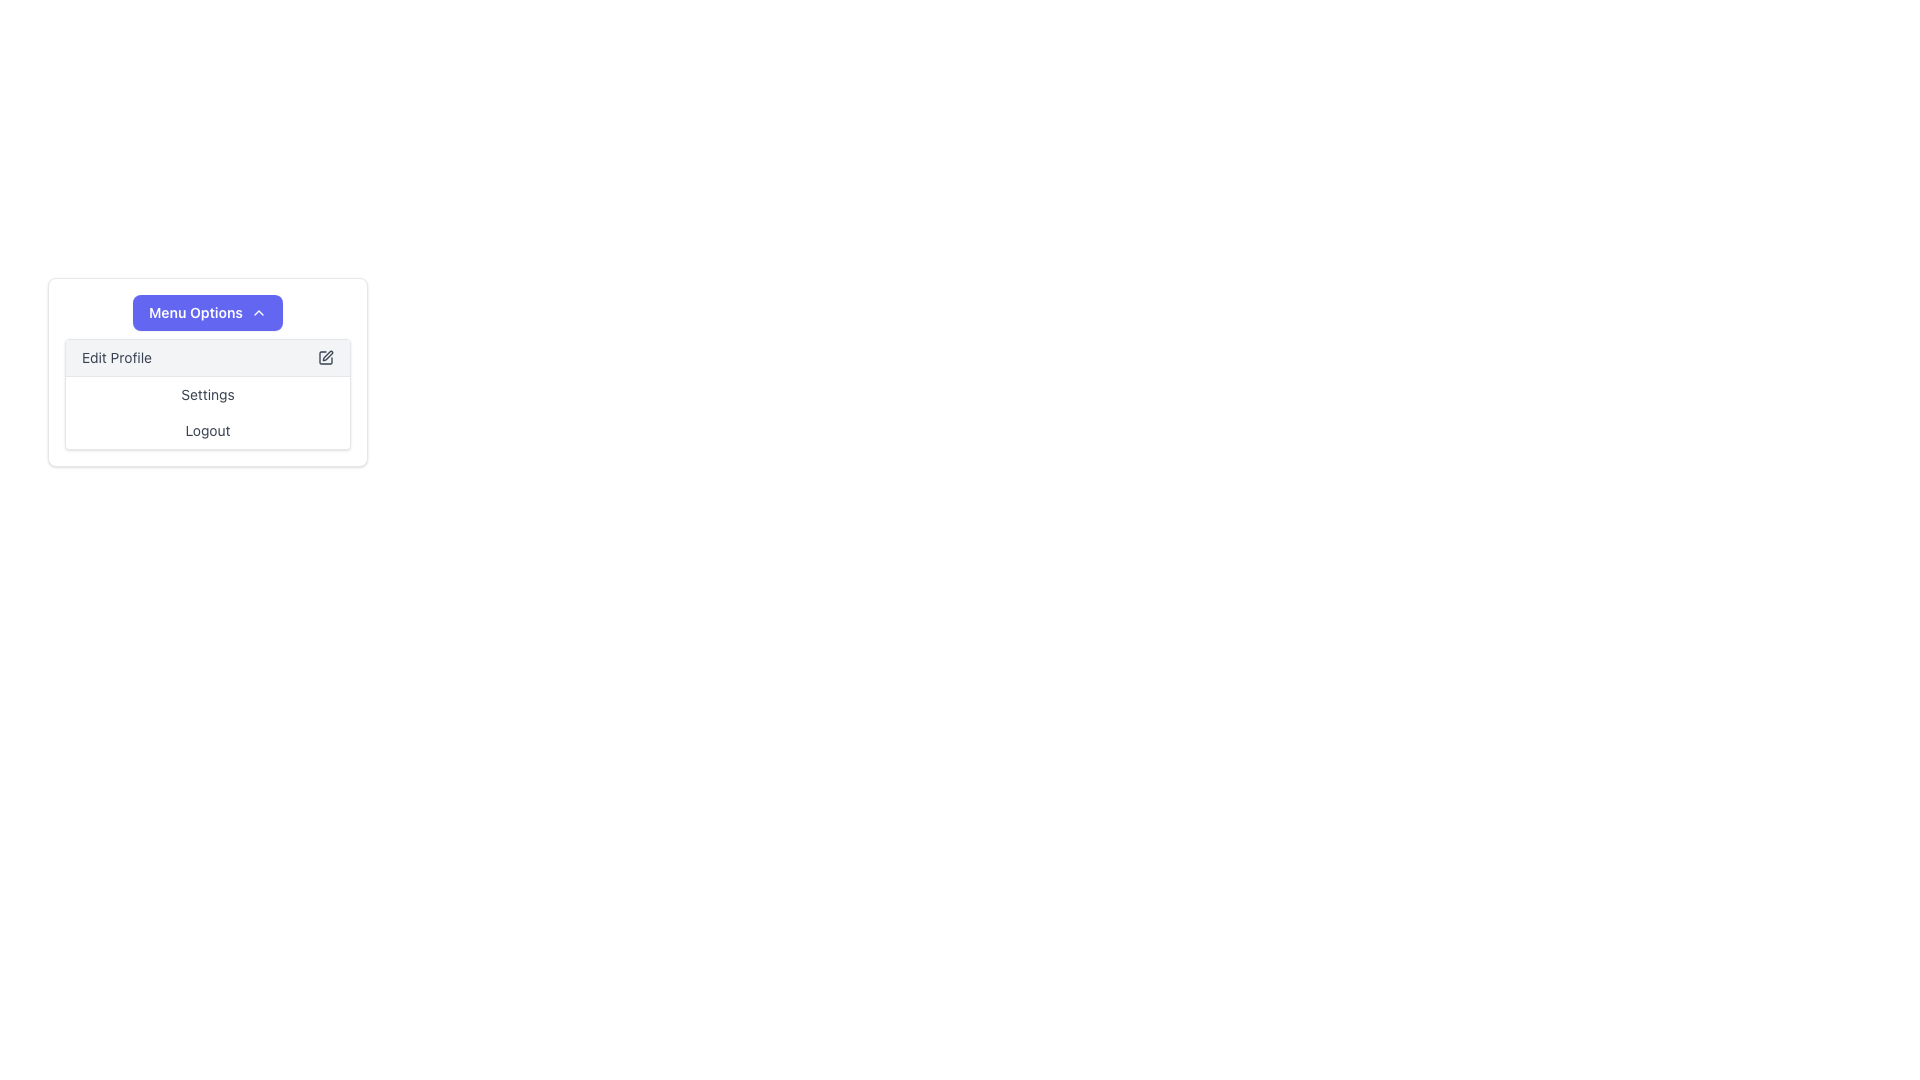 This screenshot has height=1080, width=1920. Describe the element at coordinates (207, 394) in the screenshot. I see `the 'Settings' option in the user actions menu located below the 'Menu Options' header` at that location.